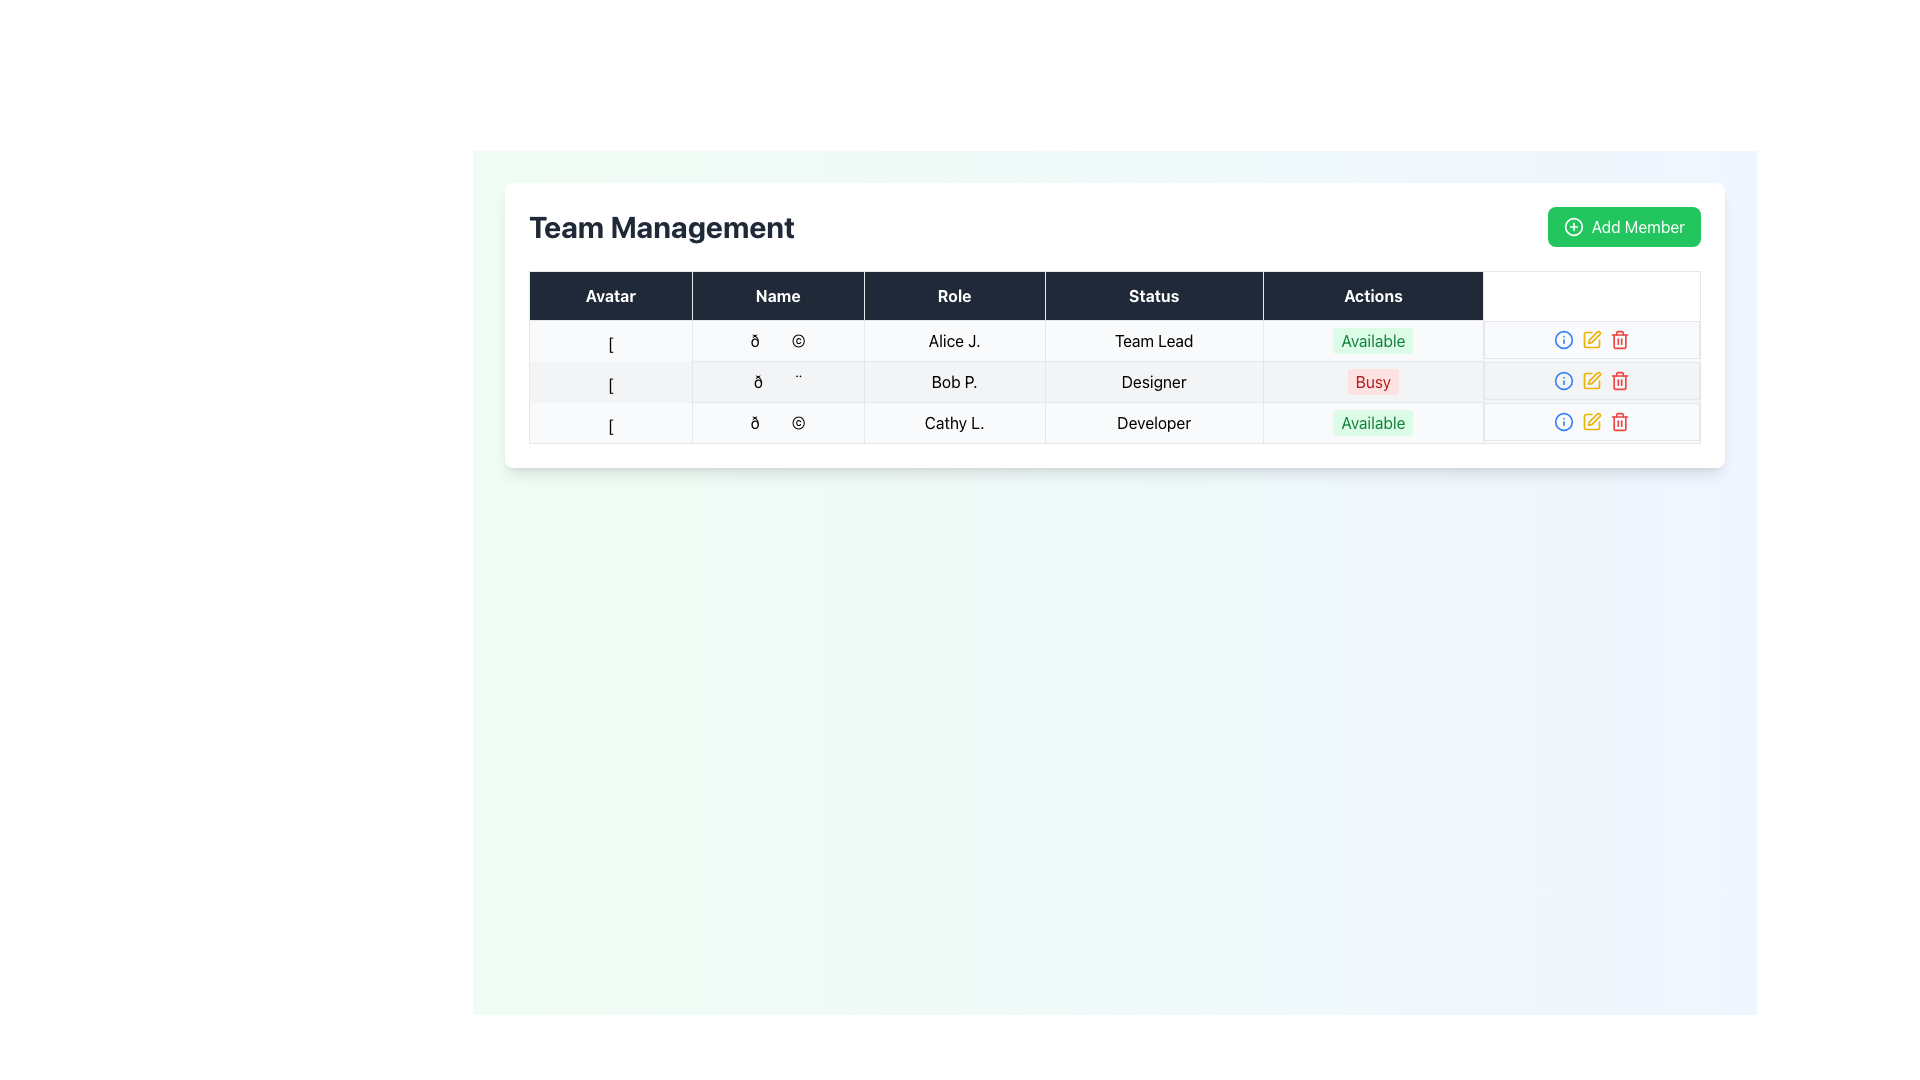  I want to click on the red trash can icon in the Actions column of the user table, so click(1620, 338).